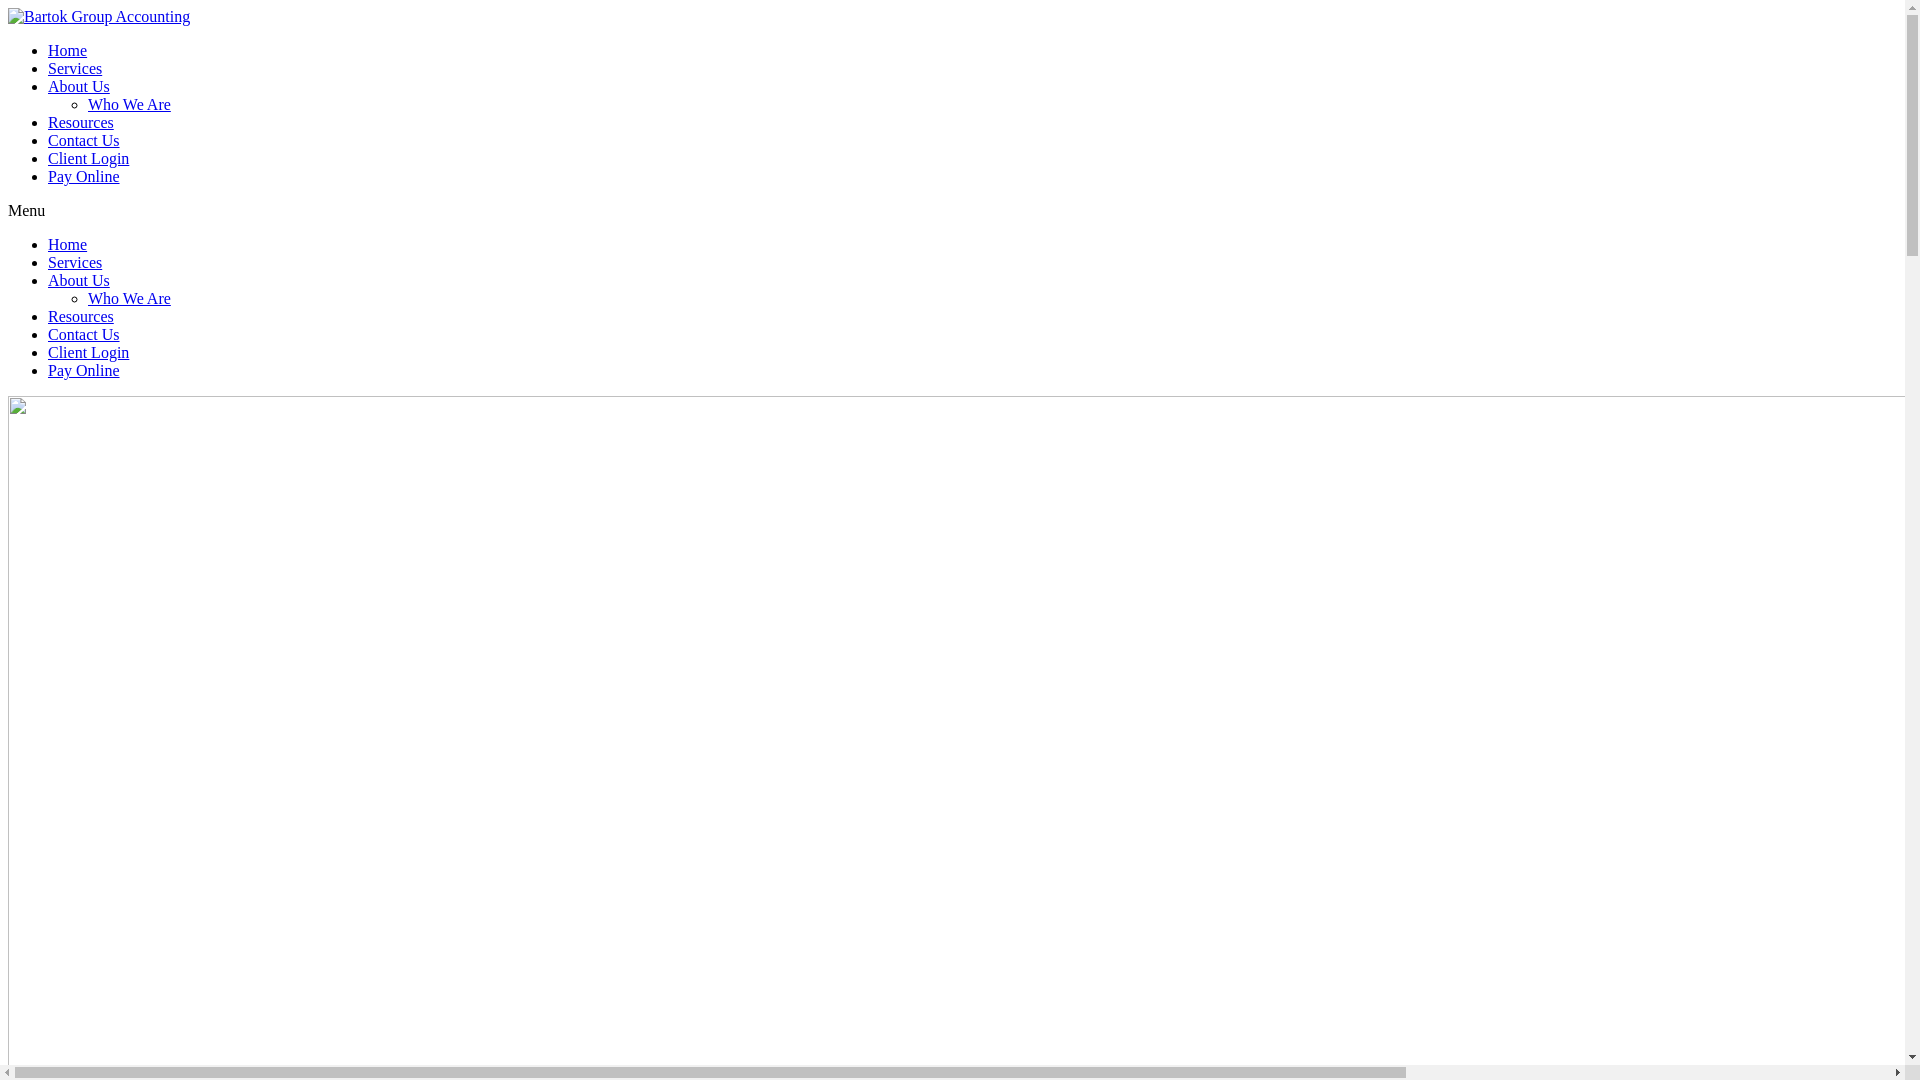 This screenshot has height=1080, width=1920. What do you see at coordinates (87, 157) in the screenshot?
I see `'Client Login'` at bounding box center [87, 157].